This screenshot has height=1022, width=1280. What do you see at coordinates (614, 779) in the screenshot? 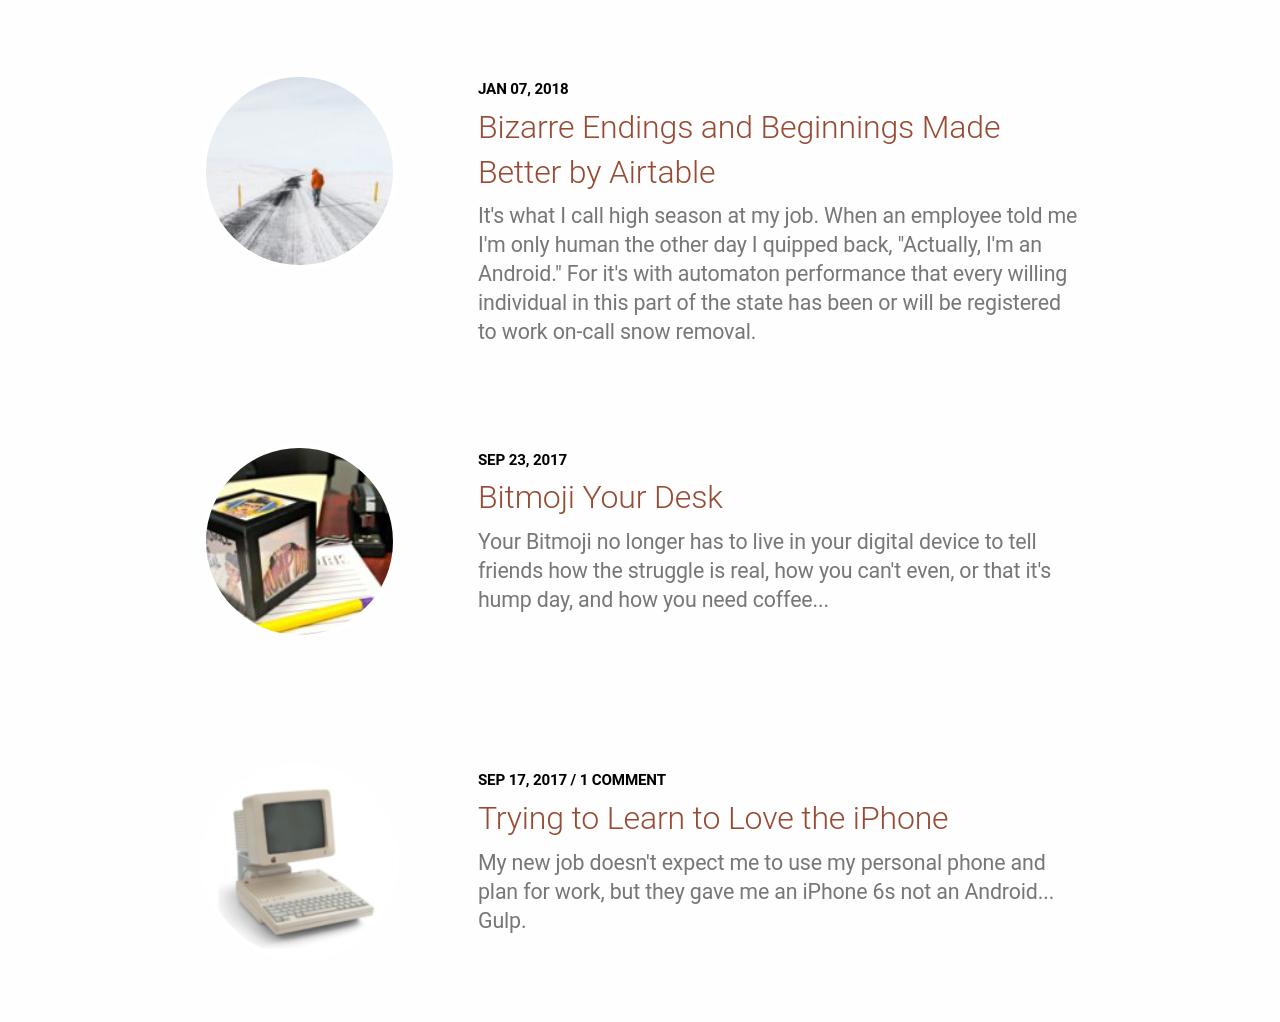
I see `'/ 1 comment'` at bounding box center [614, 779].